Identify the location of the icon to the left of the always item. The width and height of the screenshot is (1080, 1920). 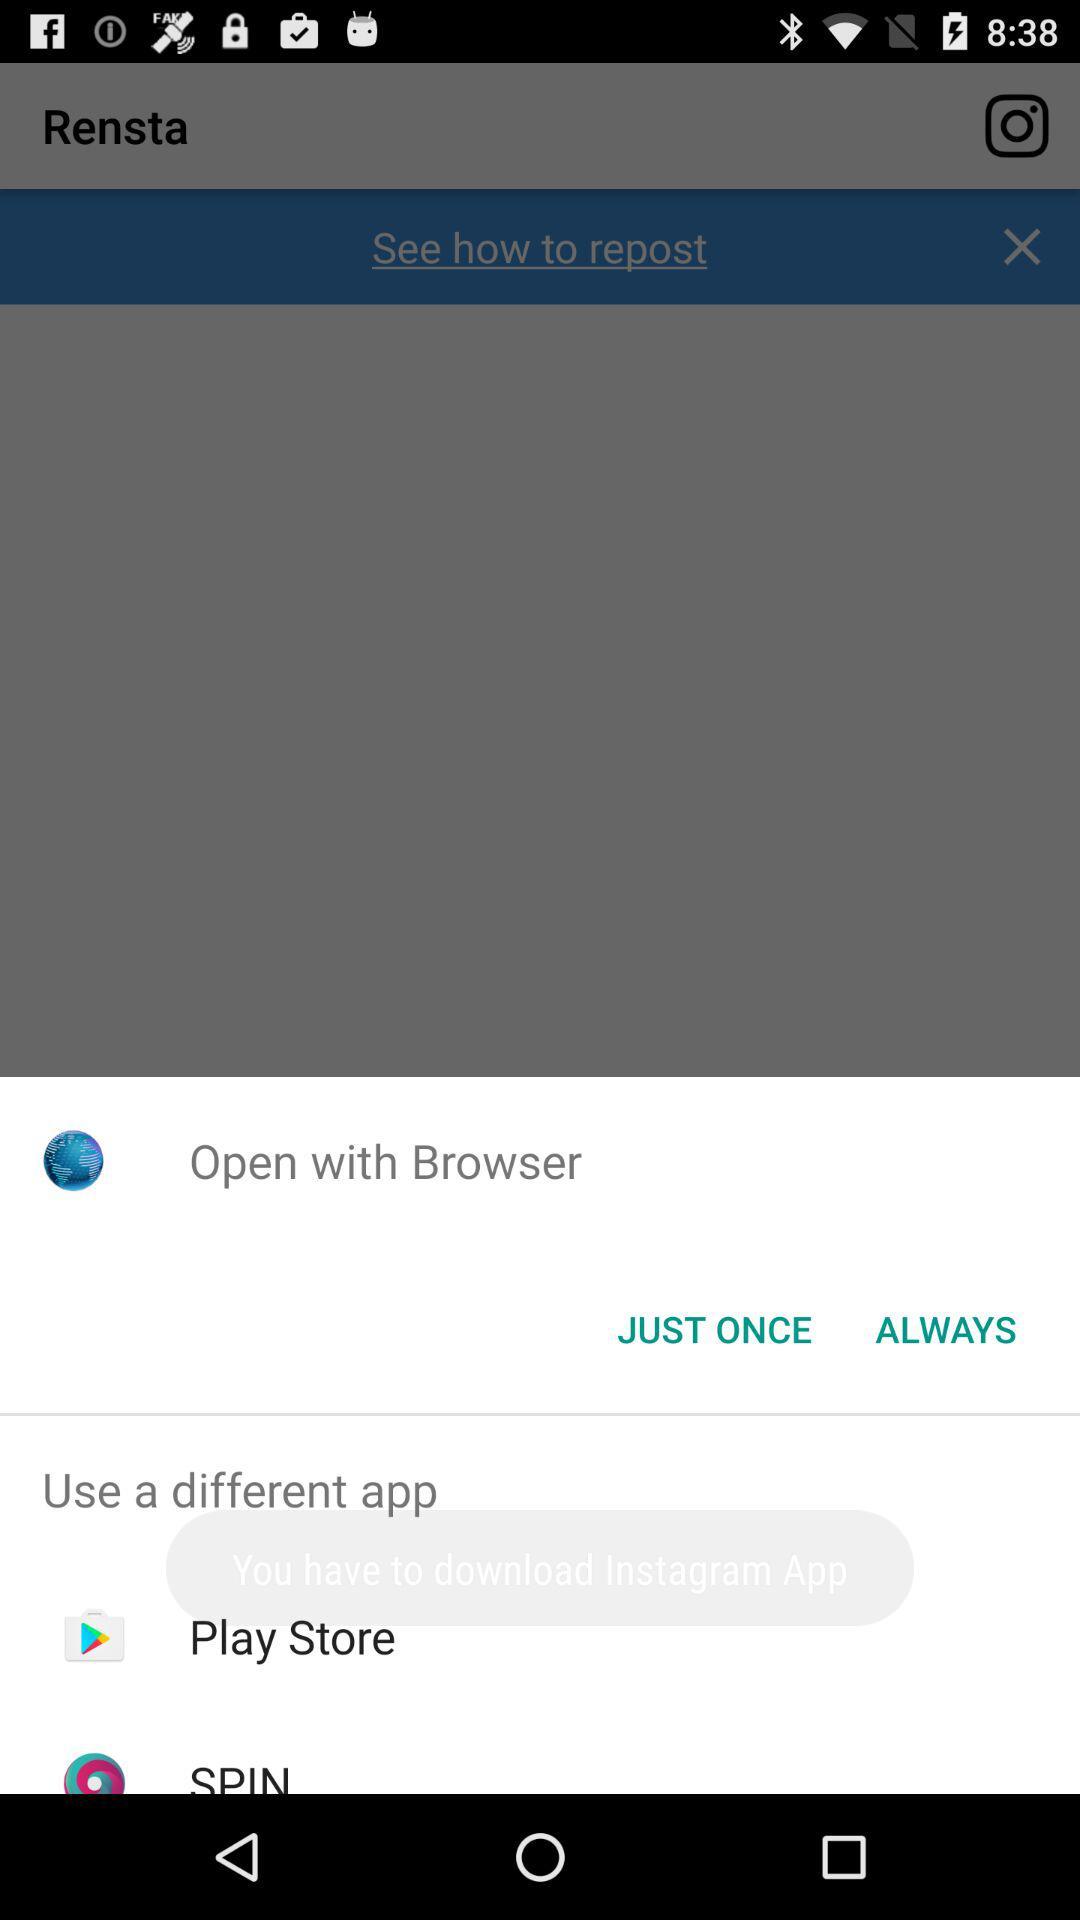
(713, 1329).